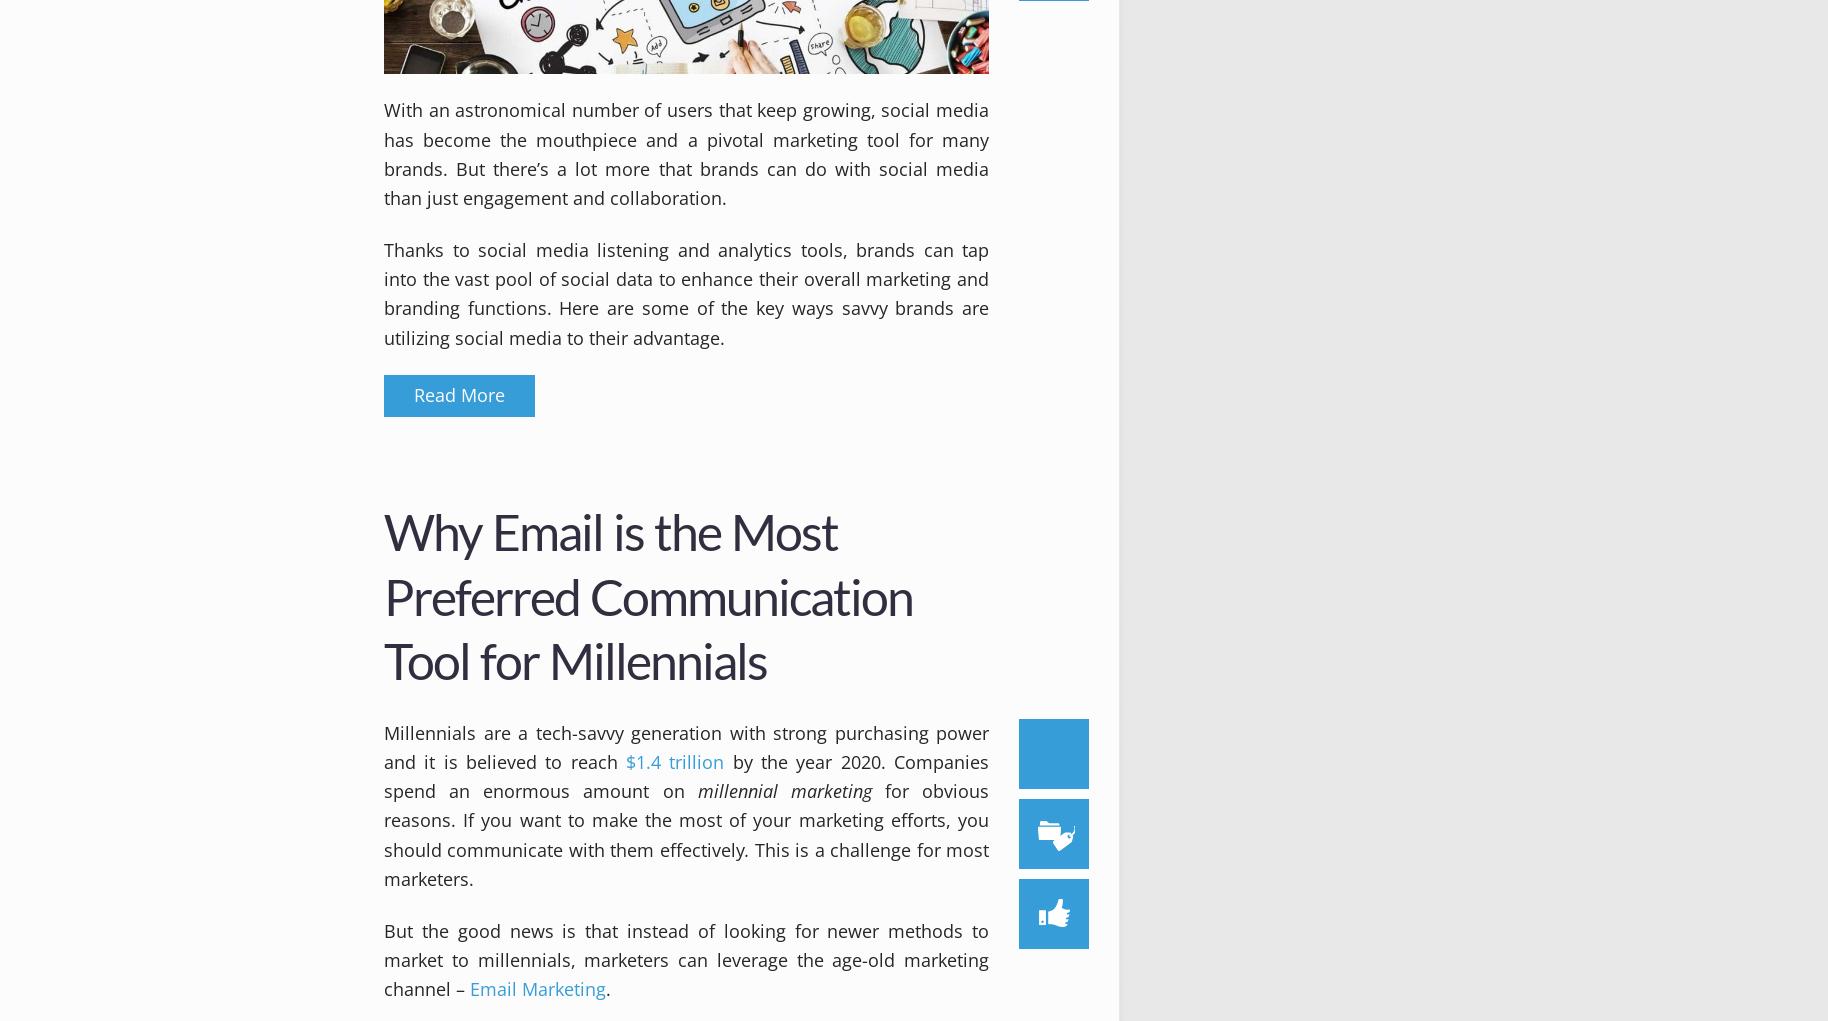  I want to click on 'Read More', so click(414, 394).